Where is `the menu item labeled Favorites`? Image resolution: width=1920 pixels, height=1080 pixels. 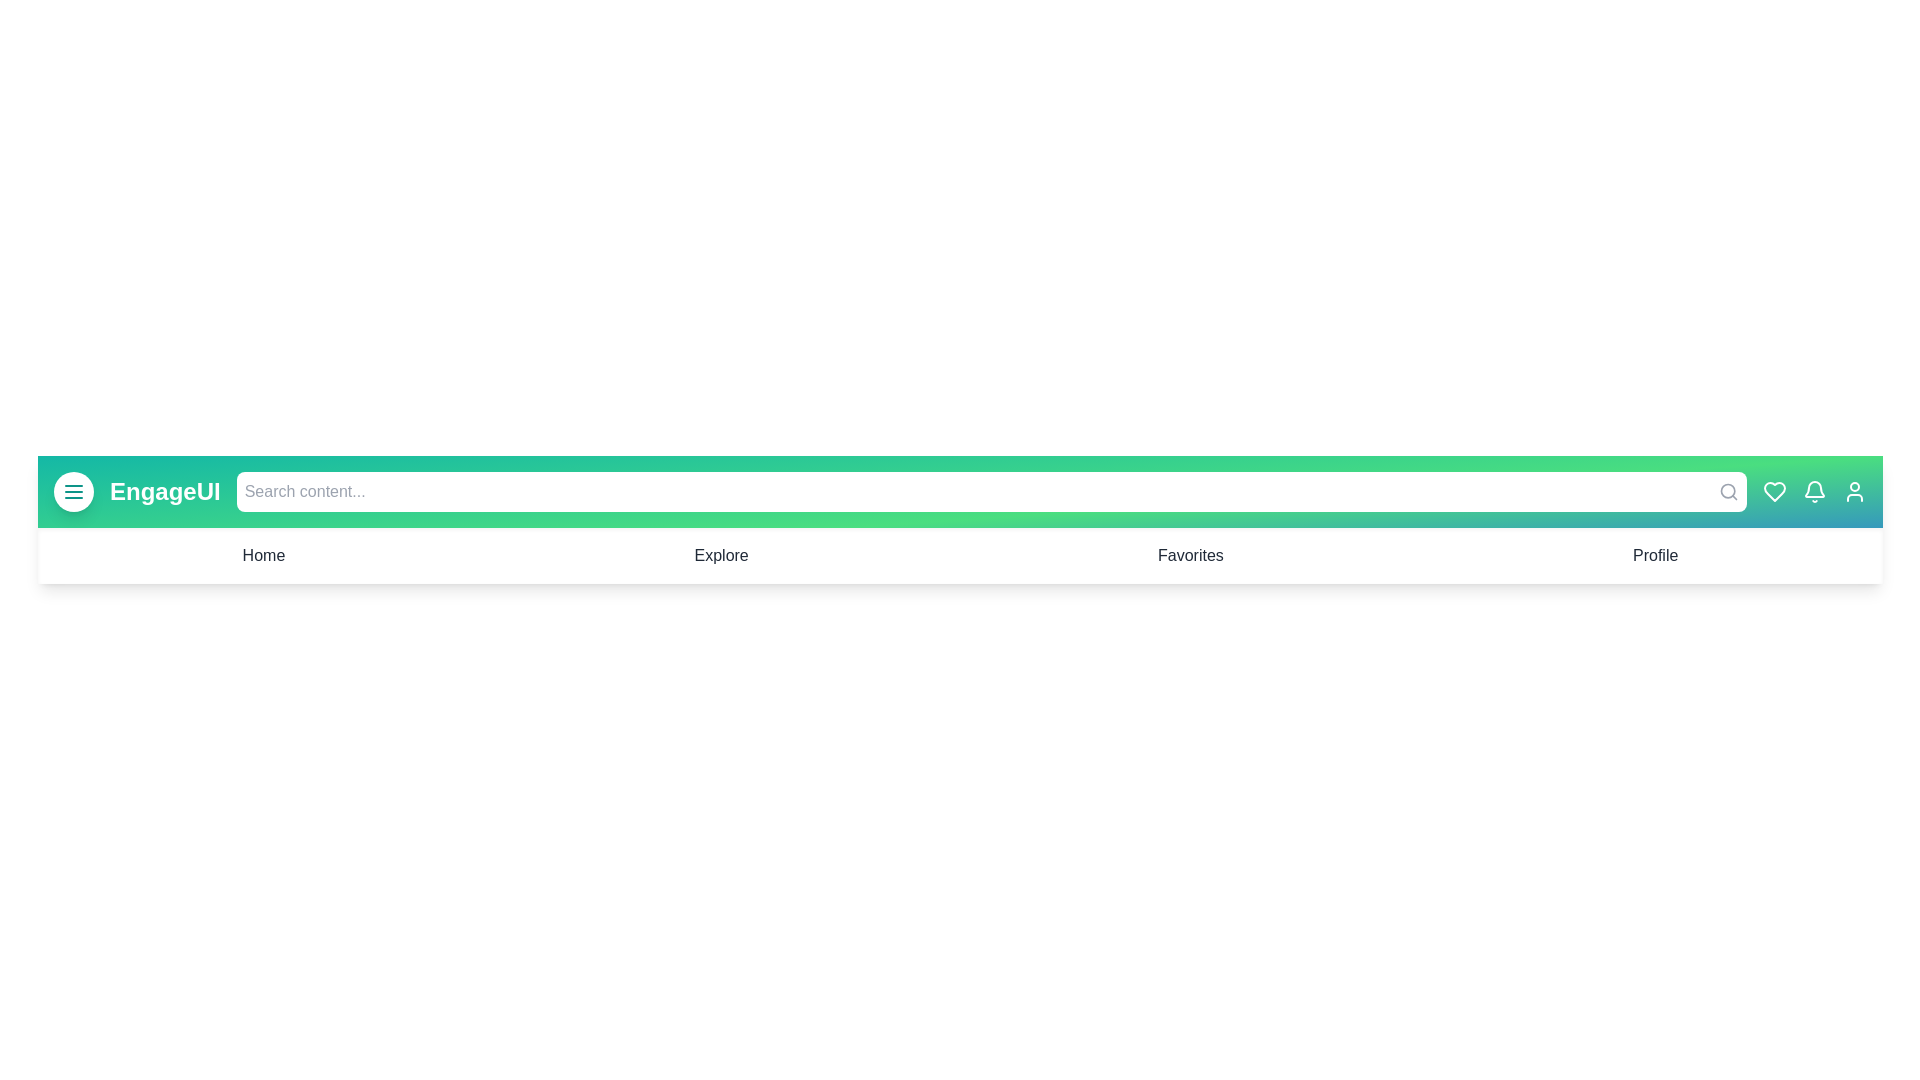 the menu item labeled Favorites is located at coordinates (1190, 555).